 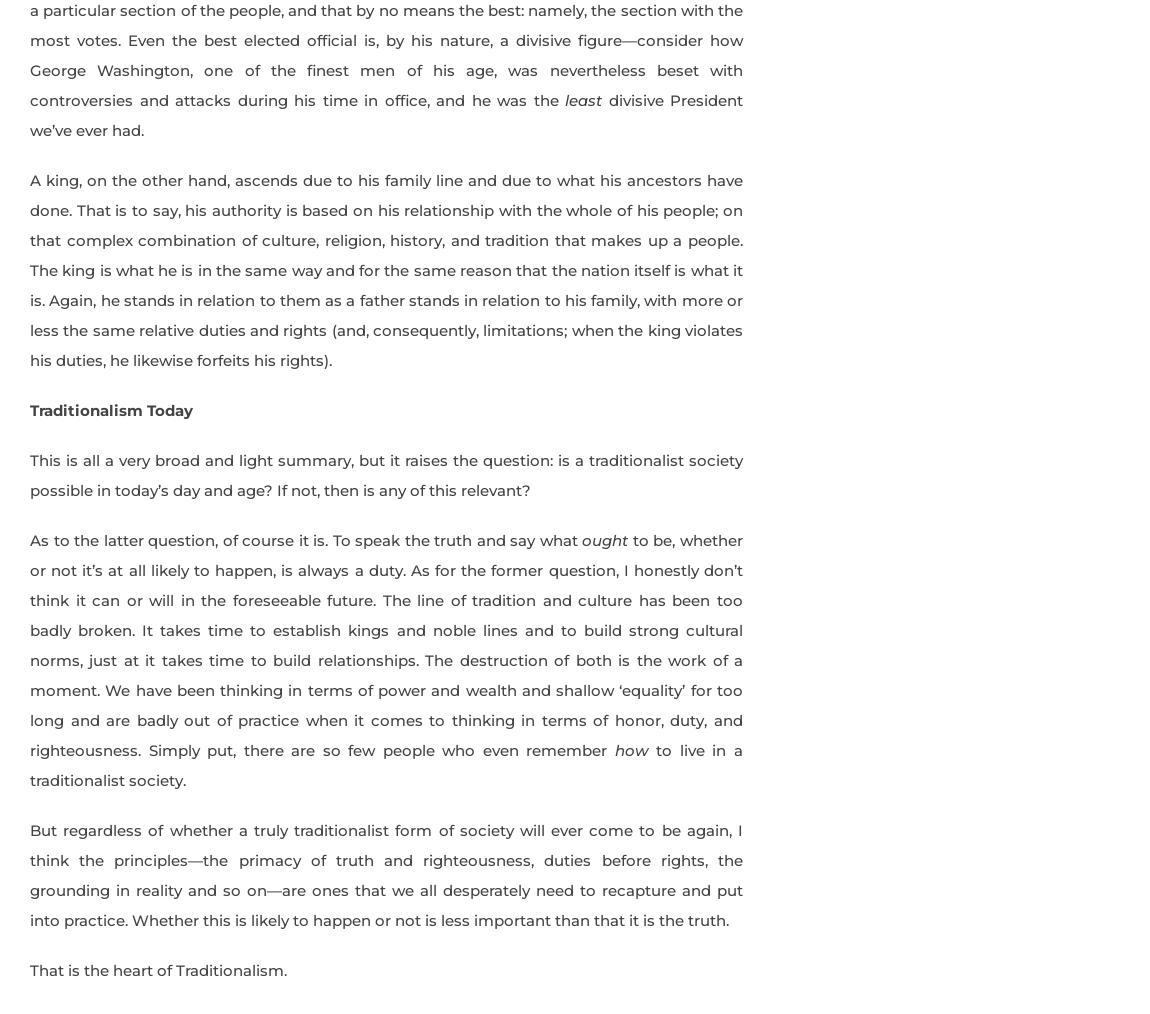 What do you see at coordinates (157, 969) in the screenshot?
I see `'That is the heart of Traditionalism.'` at bounding box center [157, 969].